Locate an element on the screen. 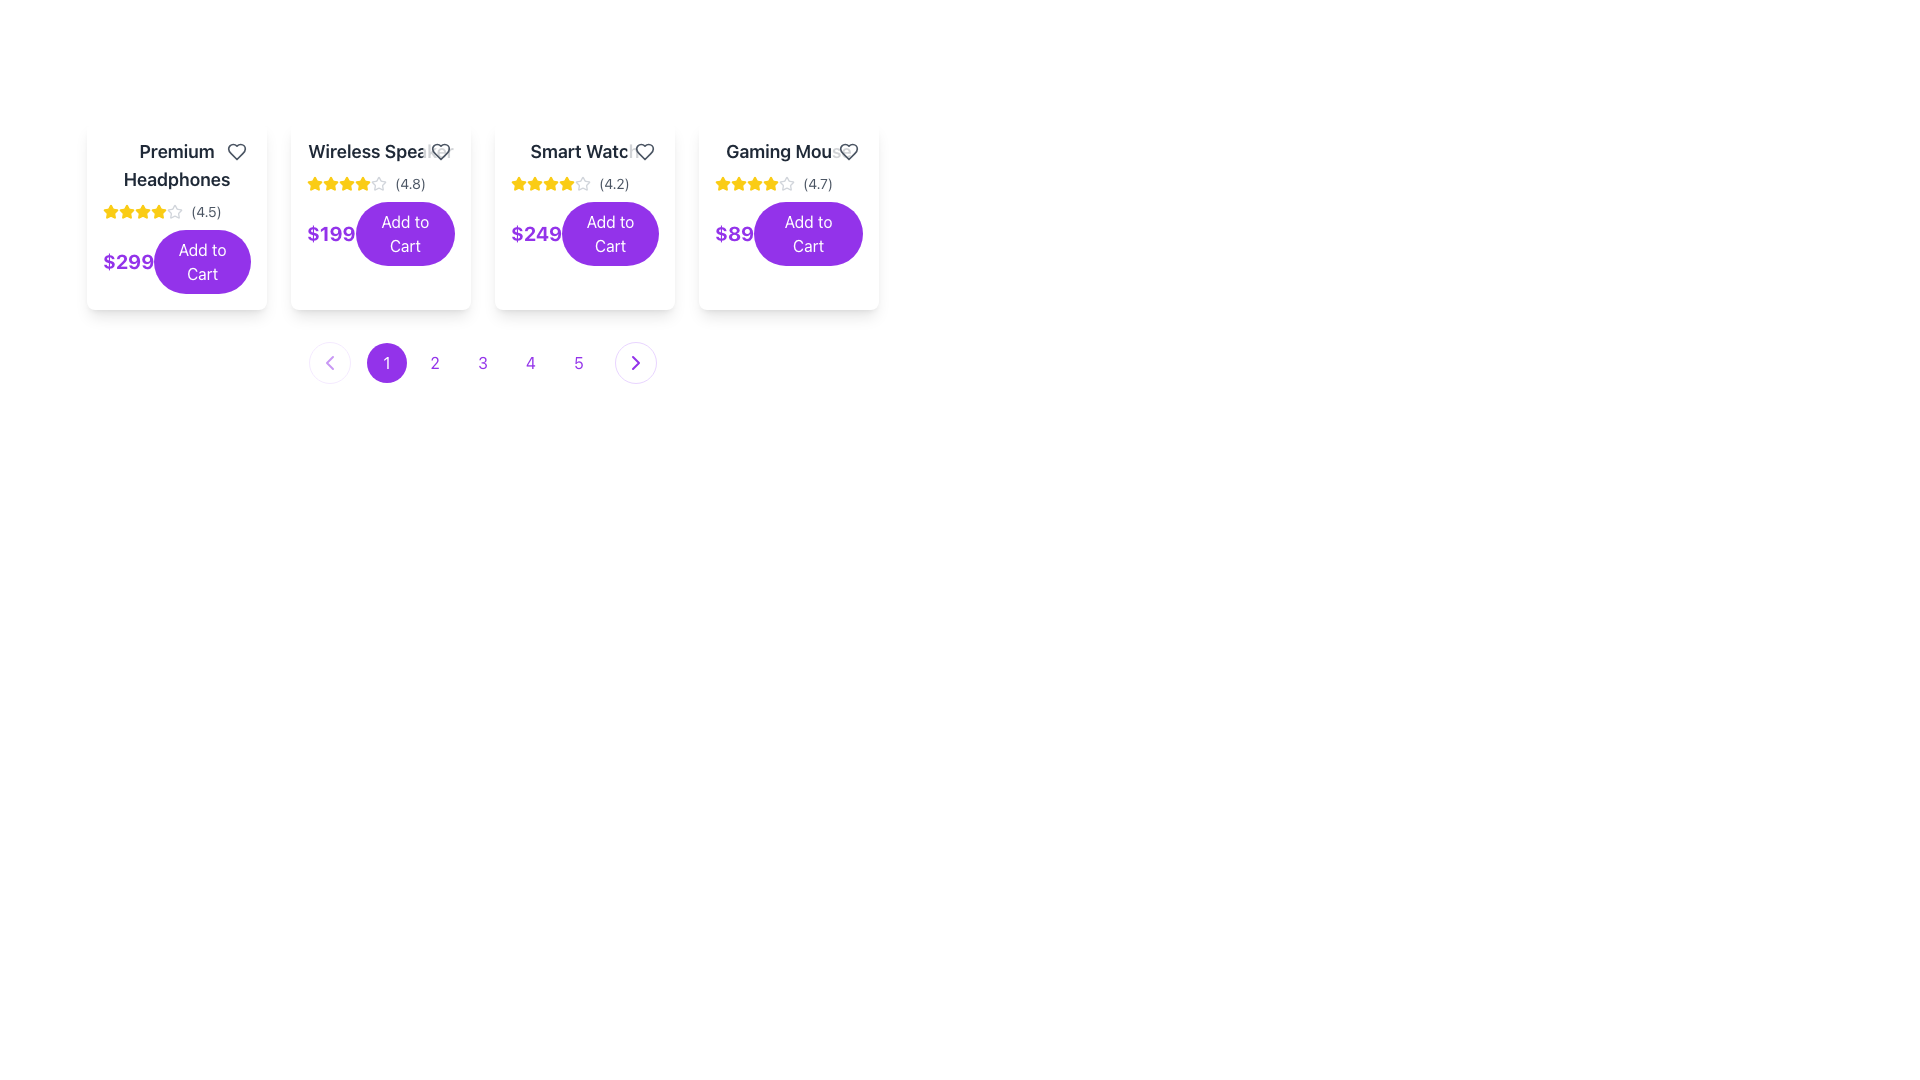 The height and width of the screenshot is (1080, 1920). the fifth star icon of the star-rating system located beneath the 'Wireless Speaker' title is located at coordinates (346, 184).